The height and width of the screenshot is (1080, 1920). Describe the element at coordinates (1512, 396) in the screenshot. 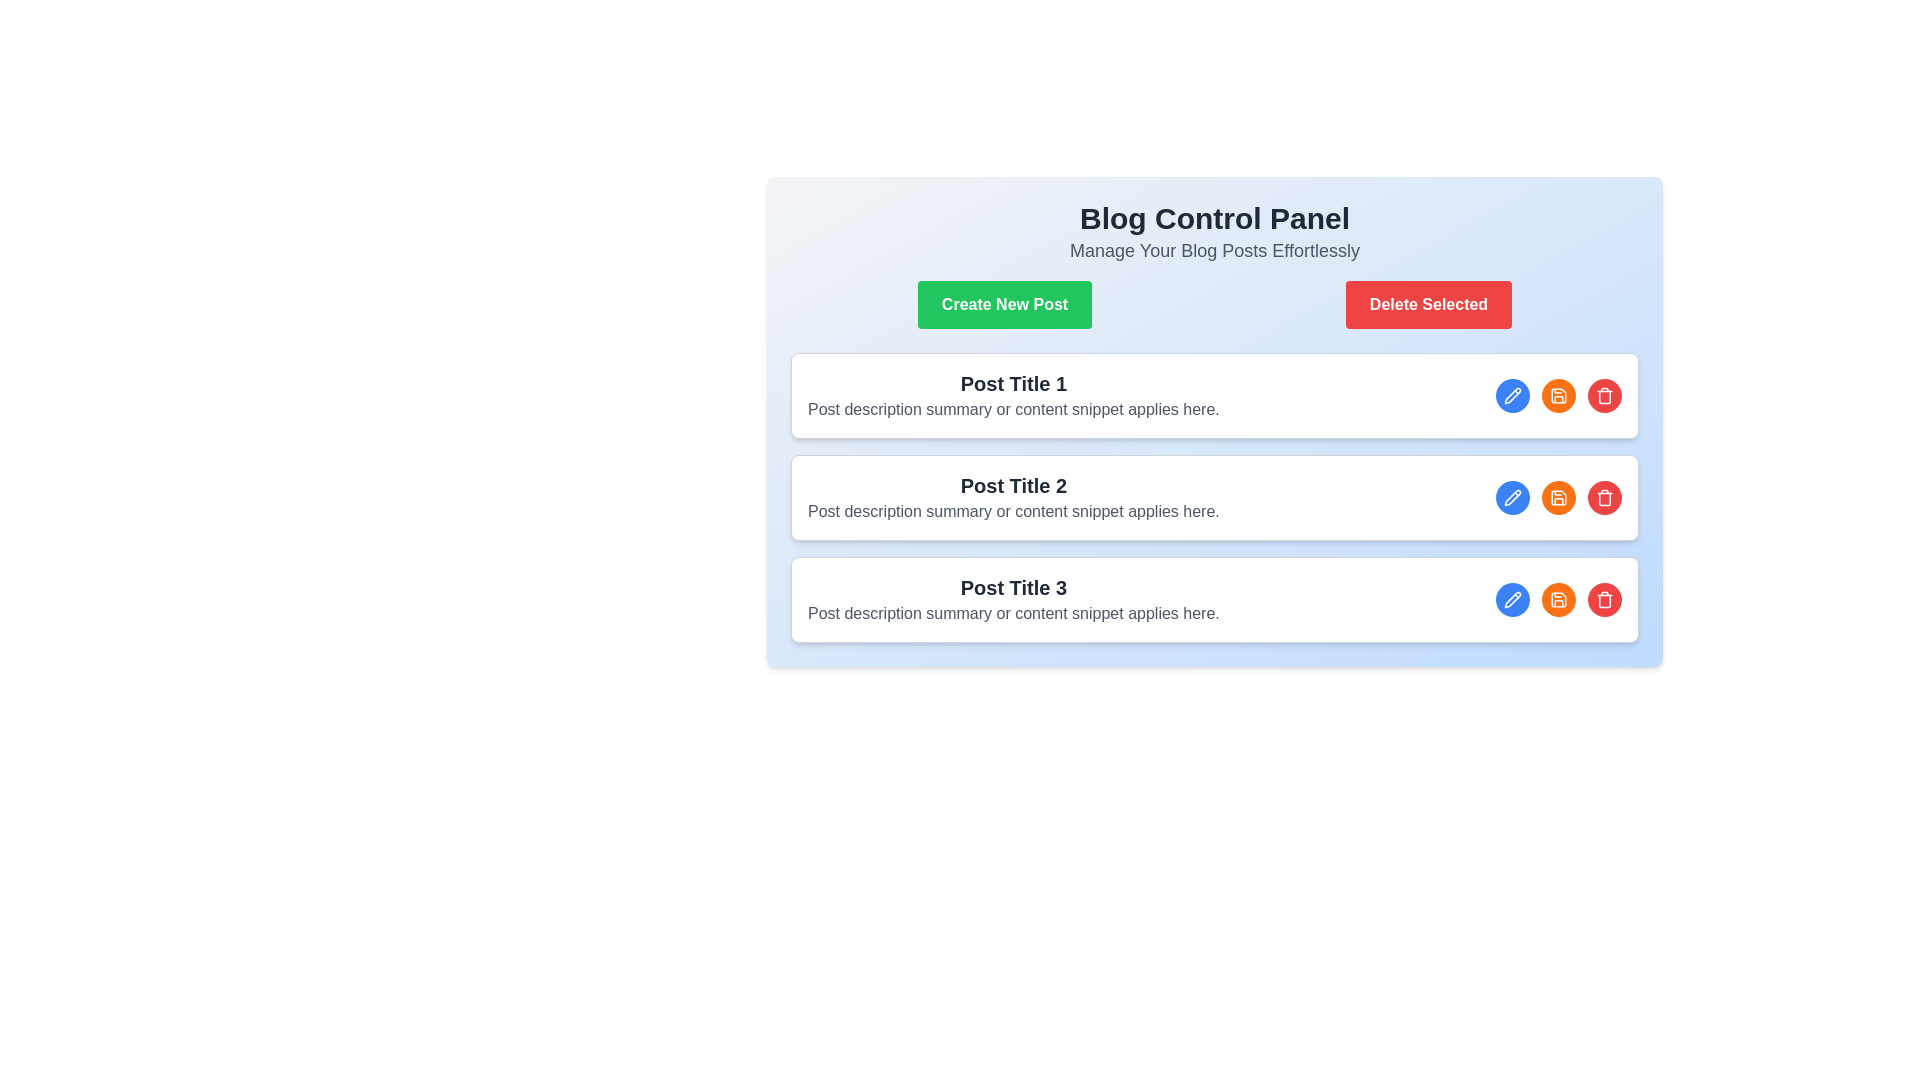

I see `the edit button with an SVG icon located in the second list item of the vertical blog post list` at that location.